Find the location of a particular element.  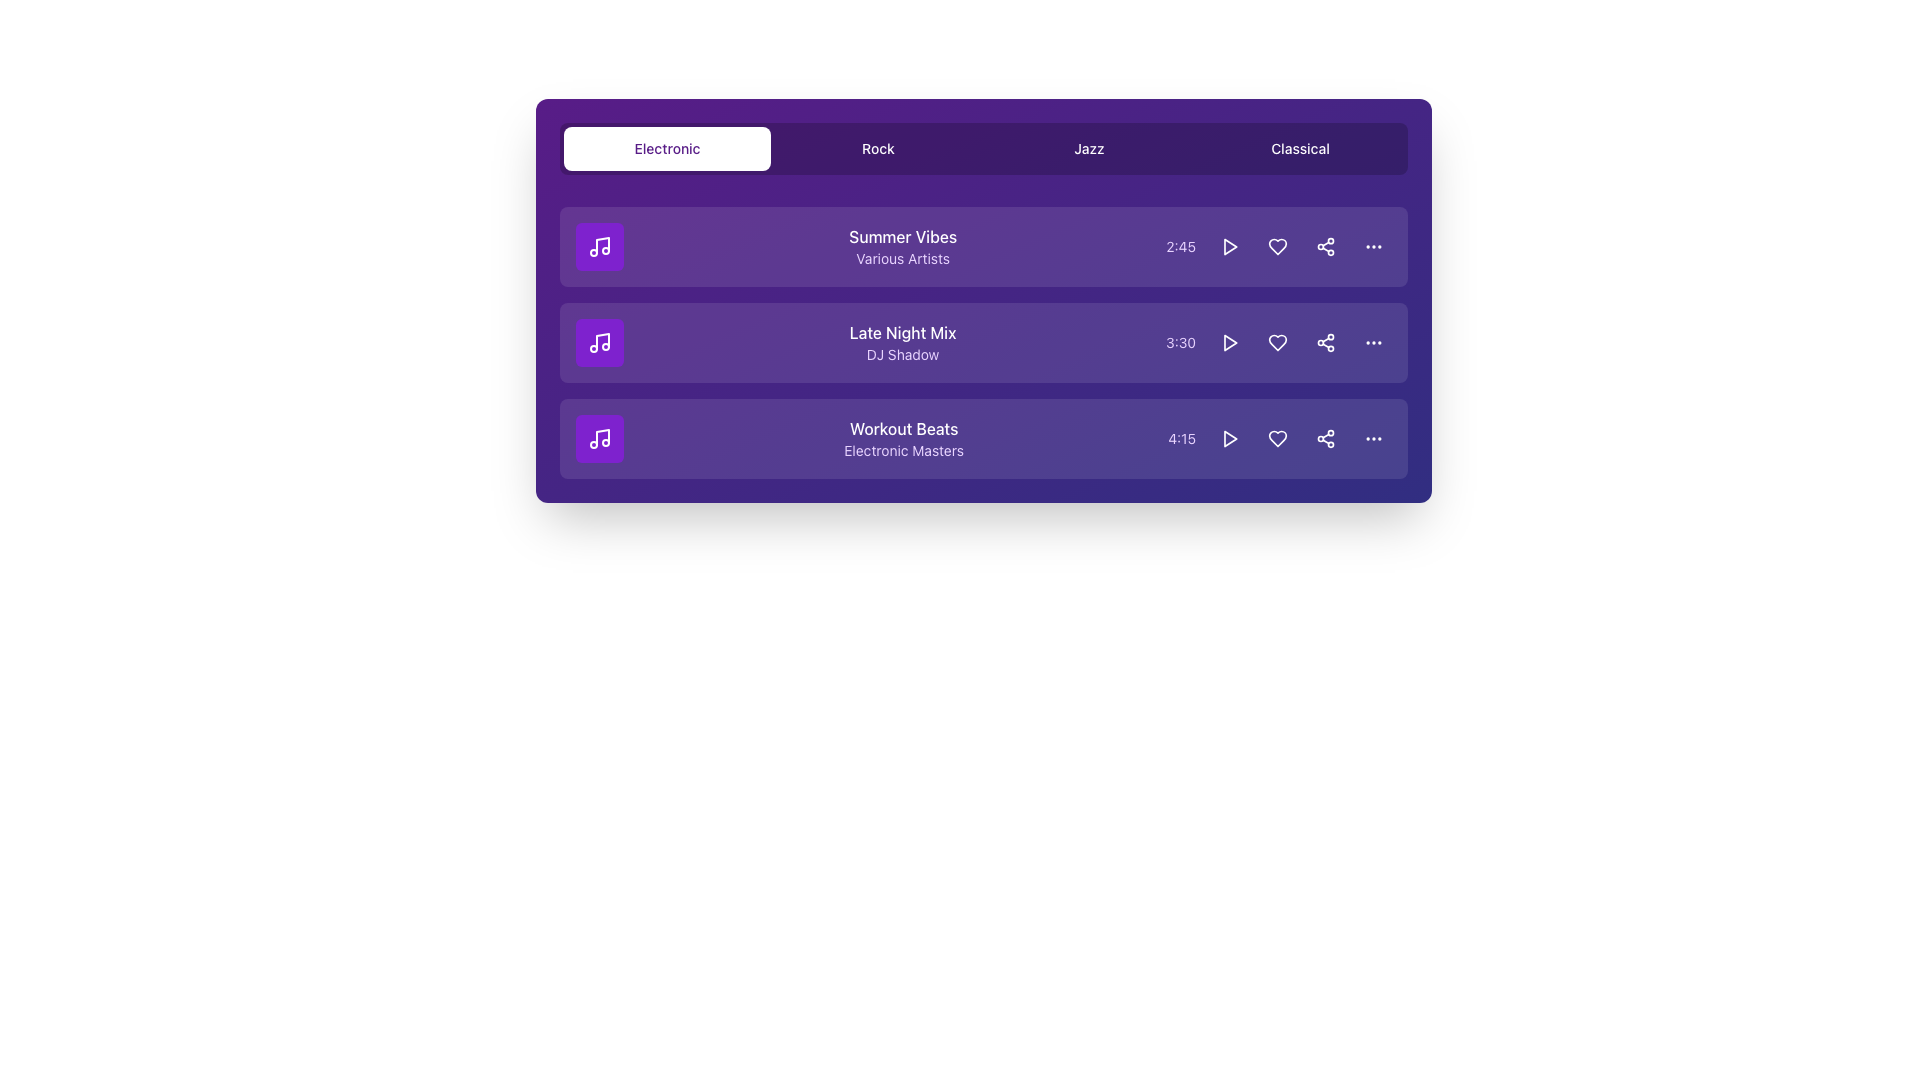

the play button located to the right of the track duration is located at coordinates (1228, 245).